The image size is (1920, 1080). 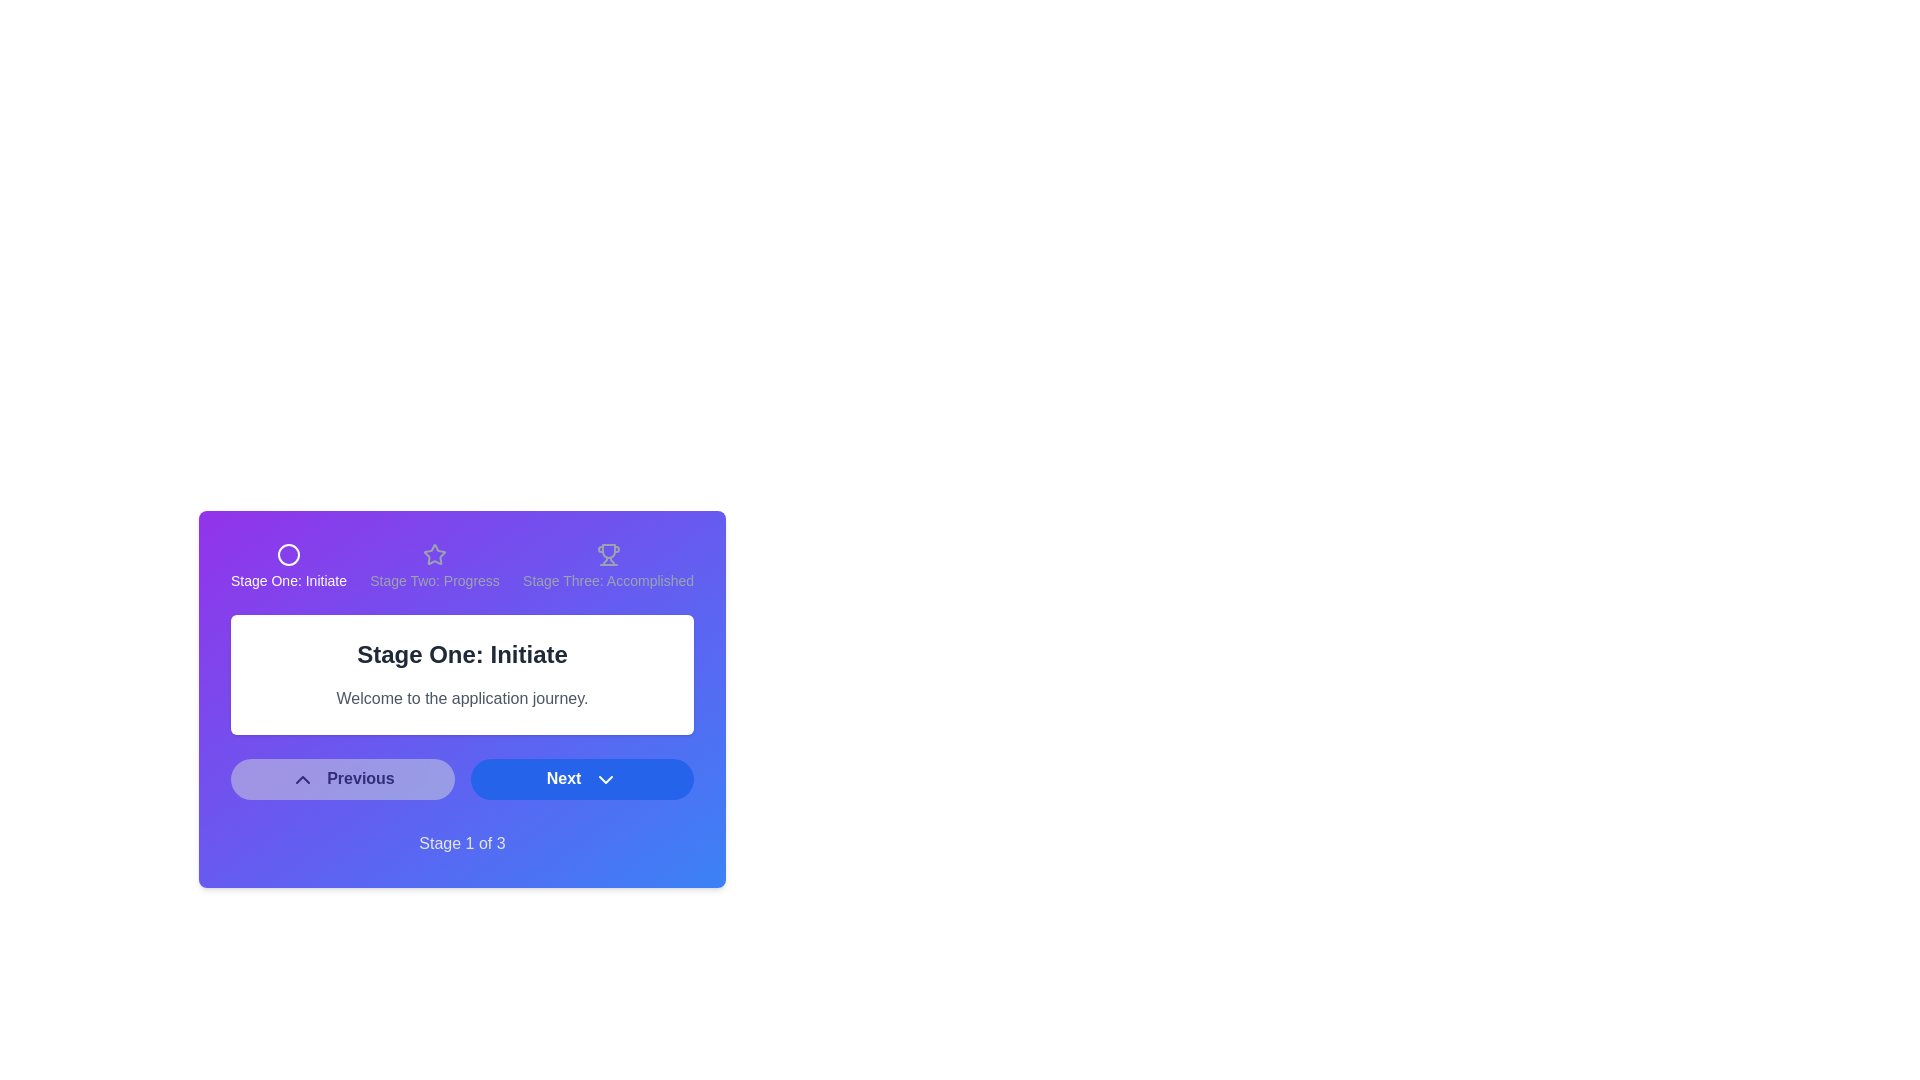 I want to click on text of the label that indicates the current progress stage, which is the second stage labeled 'Progress' in a horizontal sequence of three indicators within a progress bar, so click(x=434, y=581).